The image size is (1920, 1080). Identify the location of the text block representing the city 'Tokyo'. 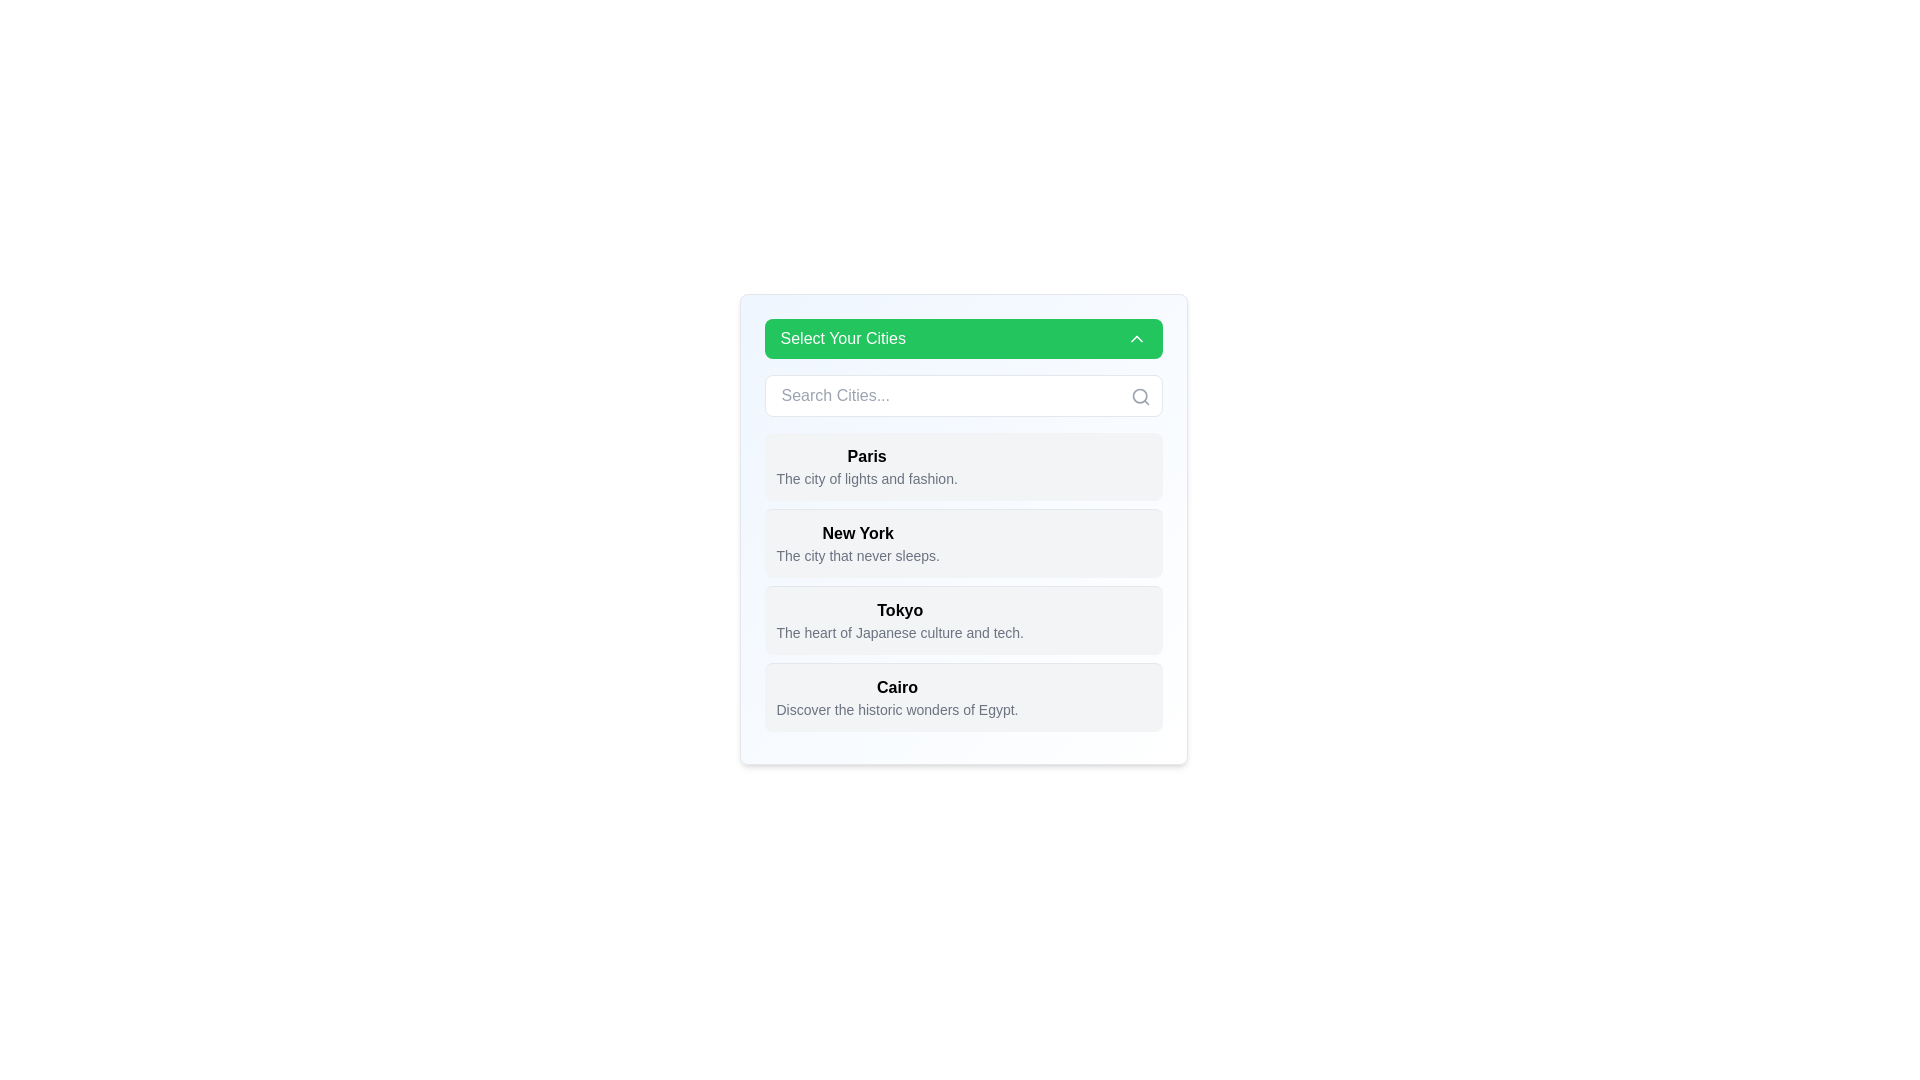
(899, 620).